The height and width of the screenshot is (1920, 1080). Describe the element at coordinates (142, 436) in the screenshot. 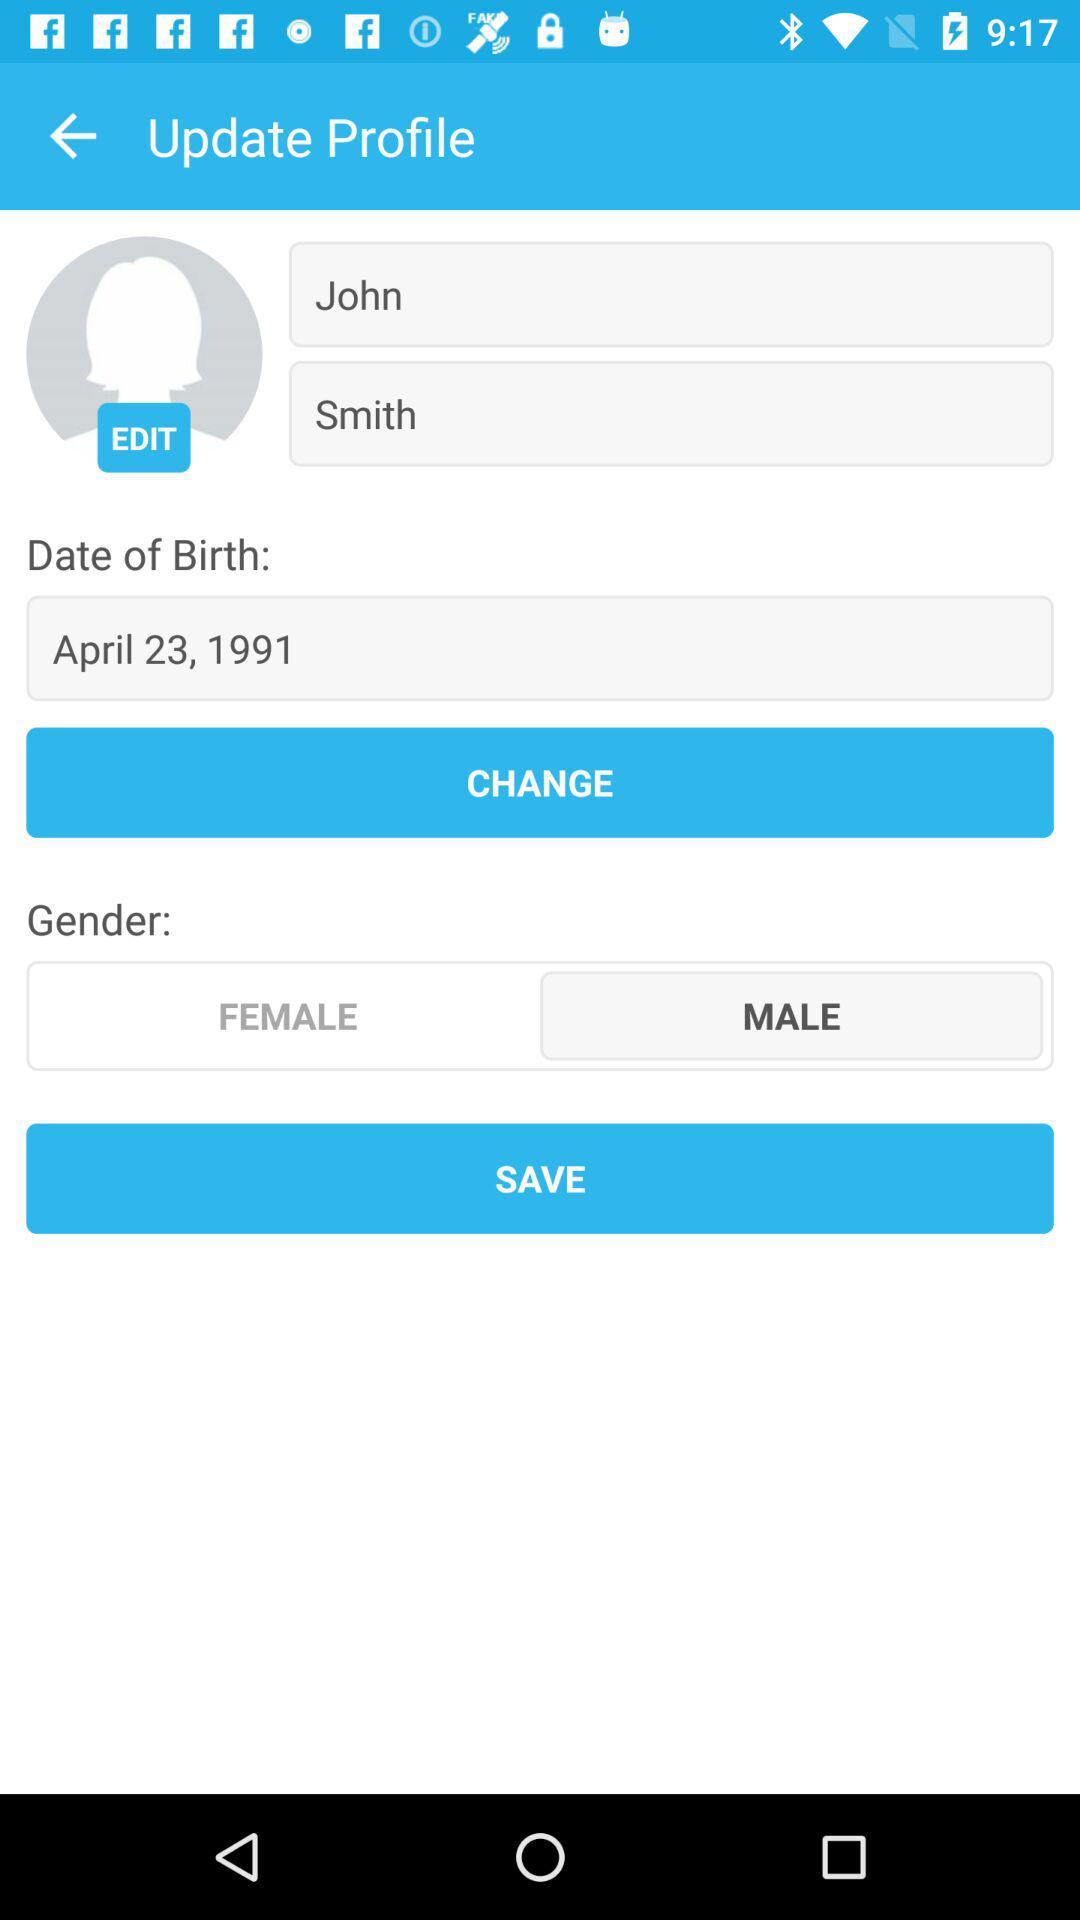

I see `item below update profile icon` at that location.